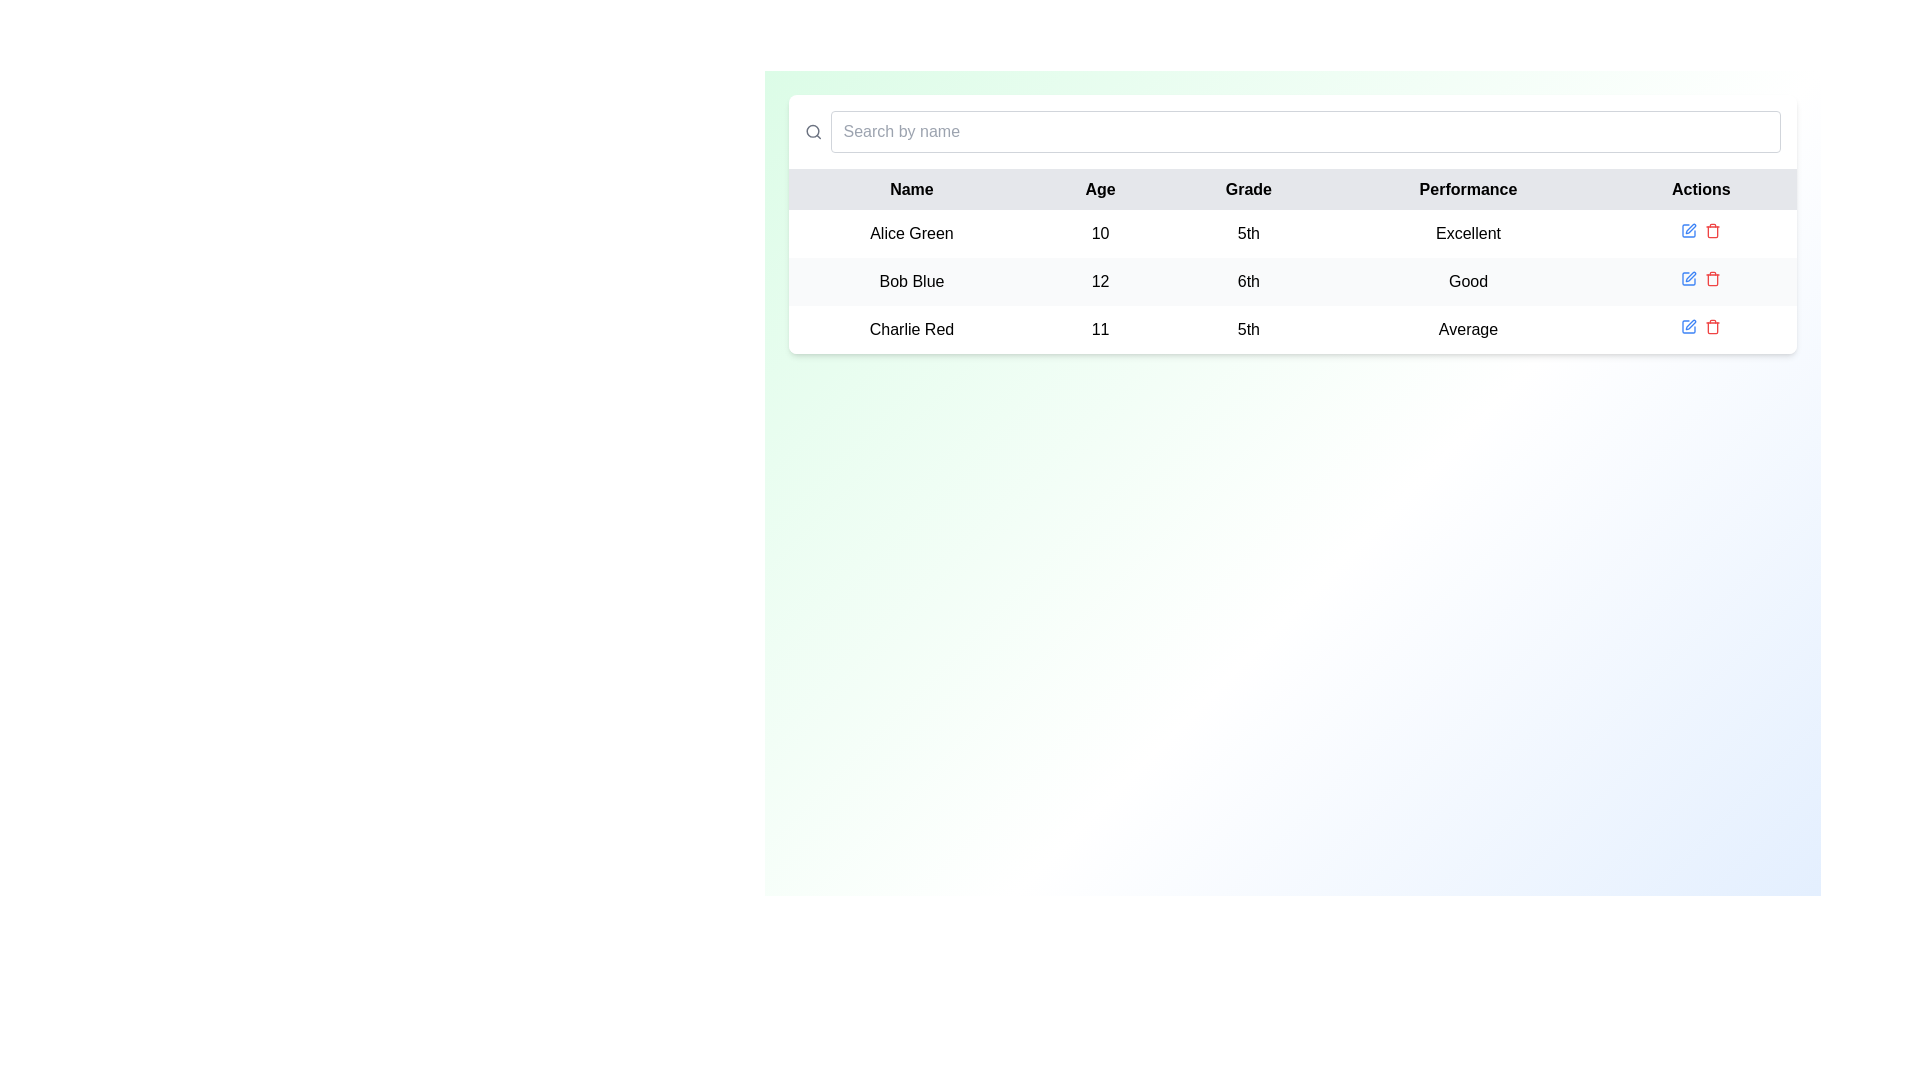 This screenshot has height=1080, width=1920. I want to click on the text display showing the age (11) of Charlie Red in the Age column of the table, so click(1099, 329).